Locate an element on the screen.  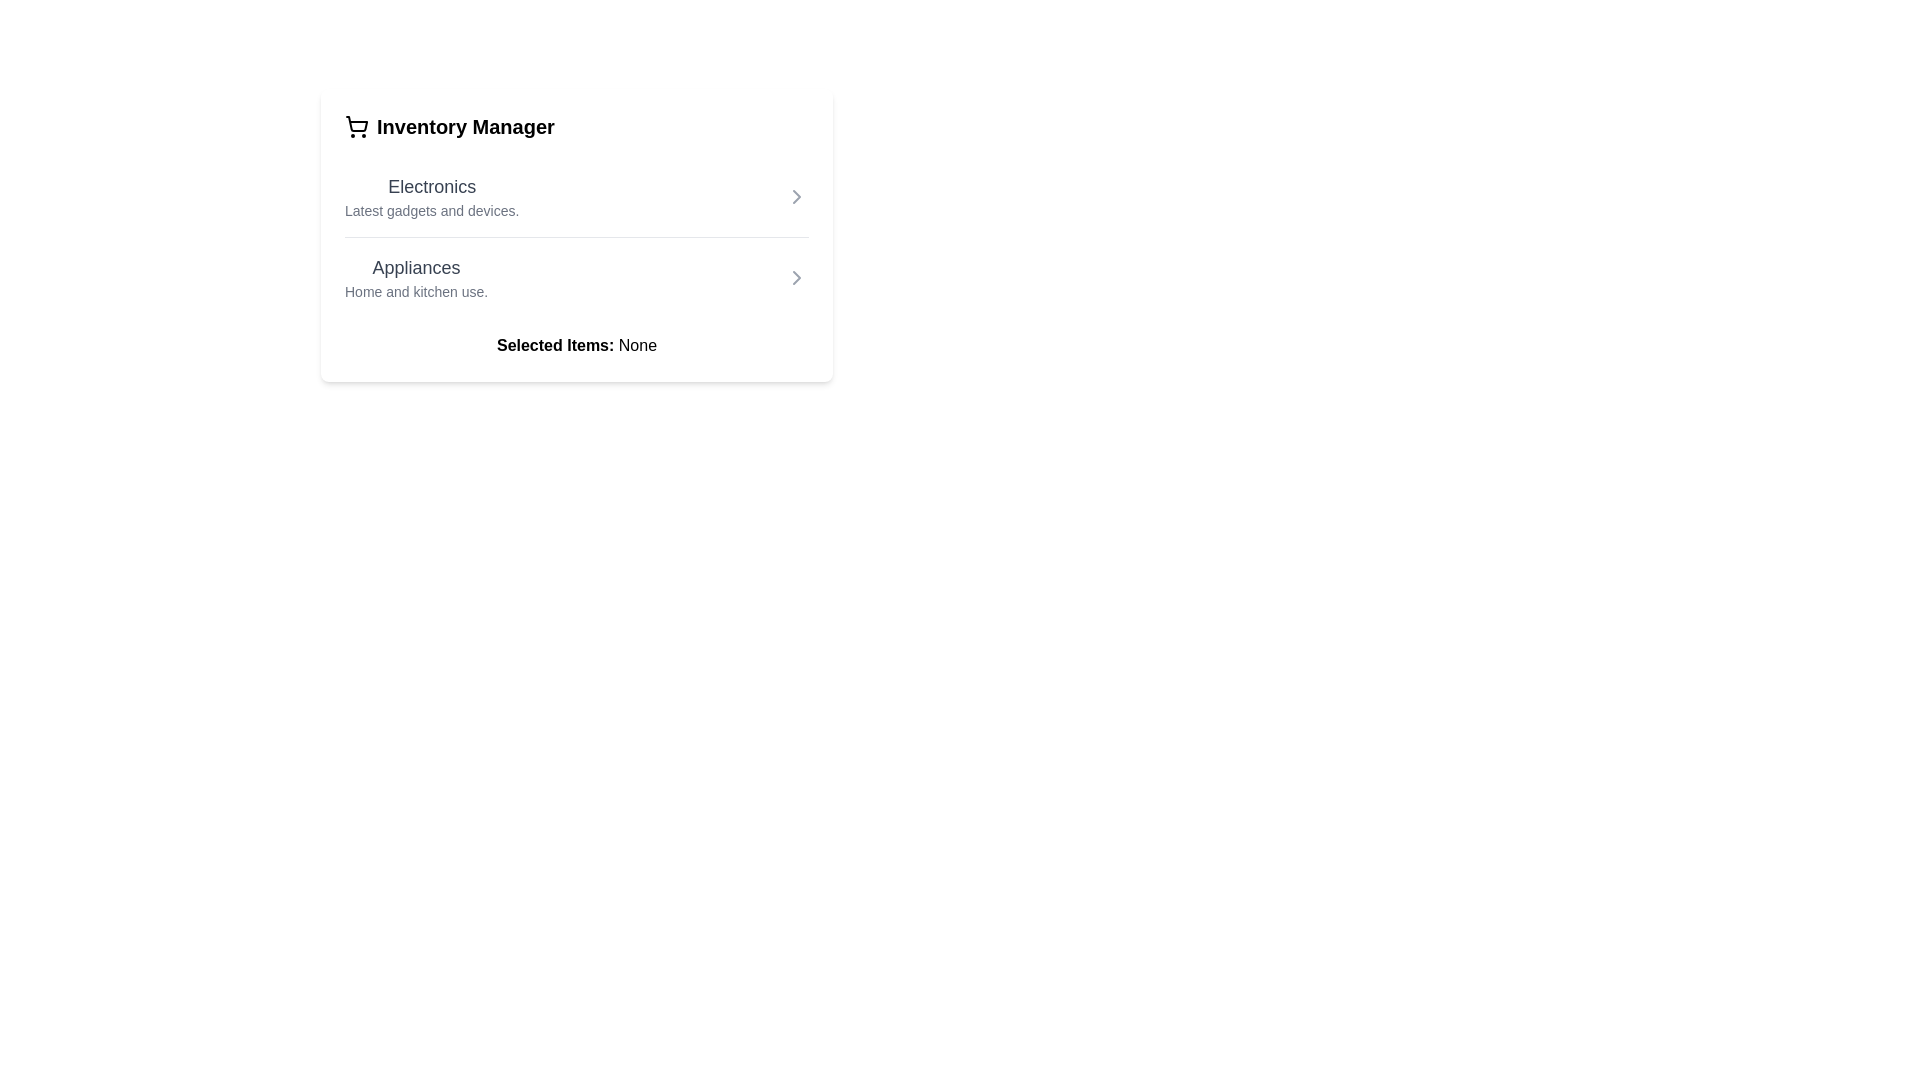
the rightward-facing chevron icon styled with a gray color located at the far-right of the 'Appliances' row in the 'Inventory Manager' section is located at coordinates (795, 277).